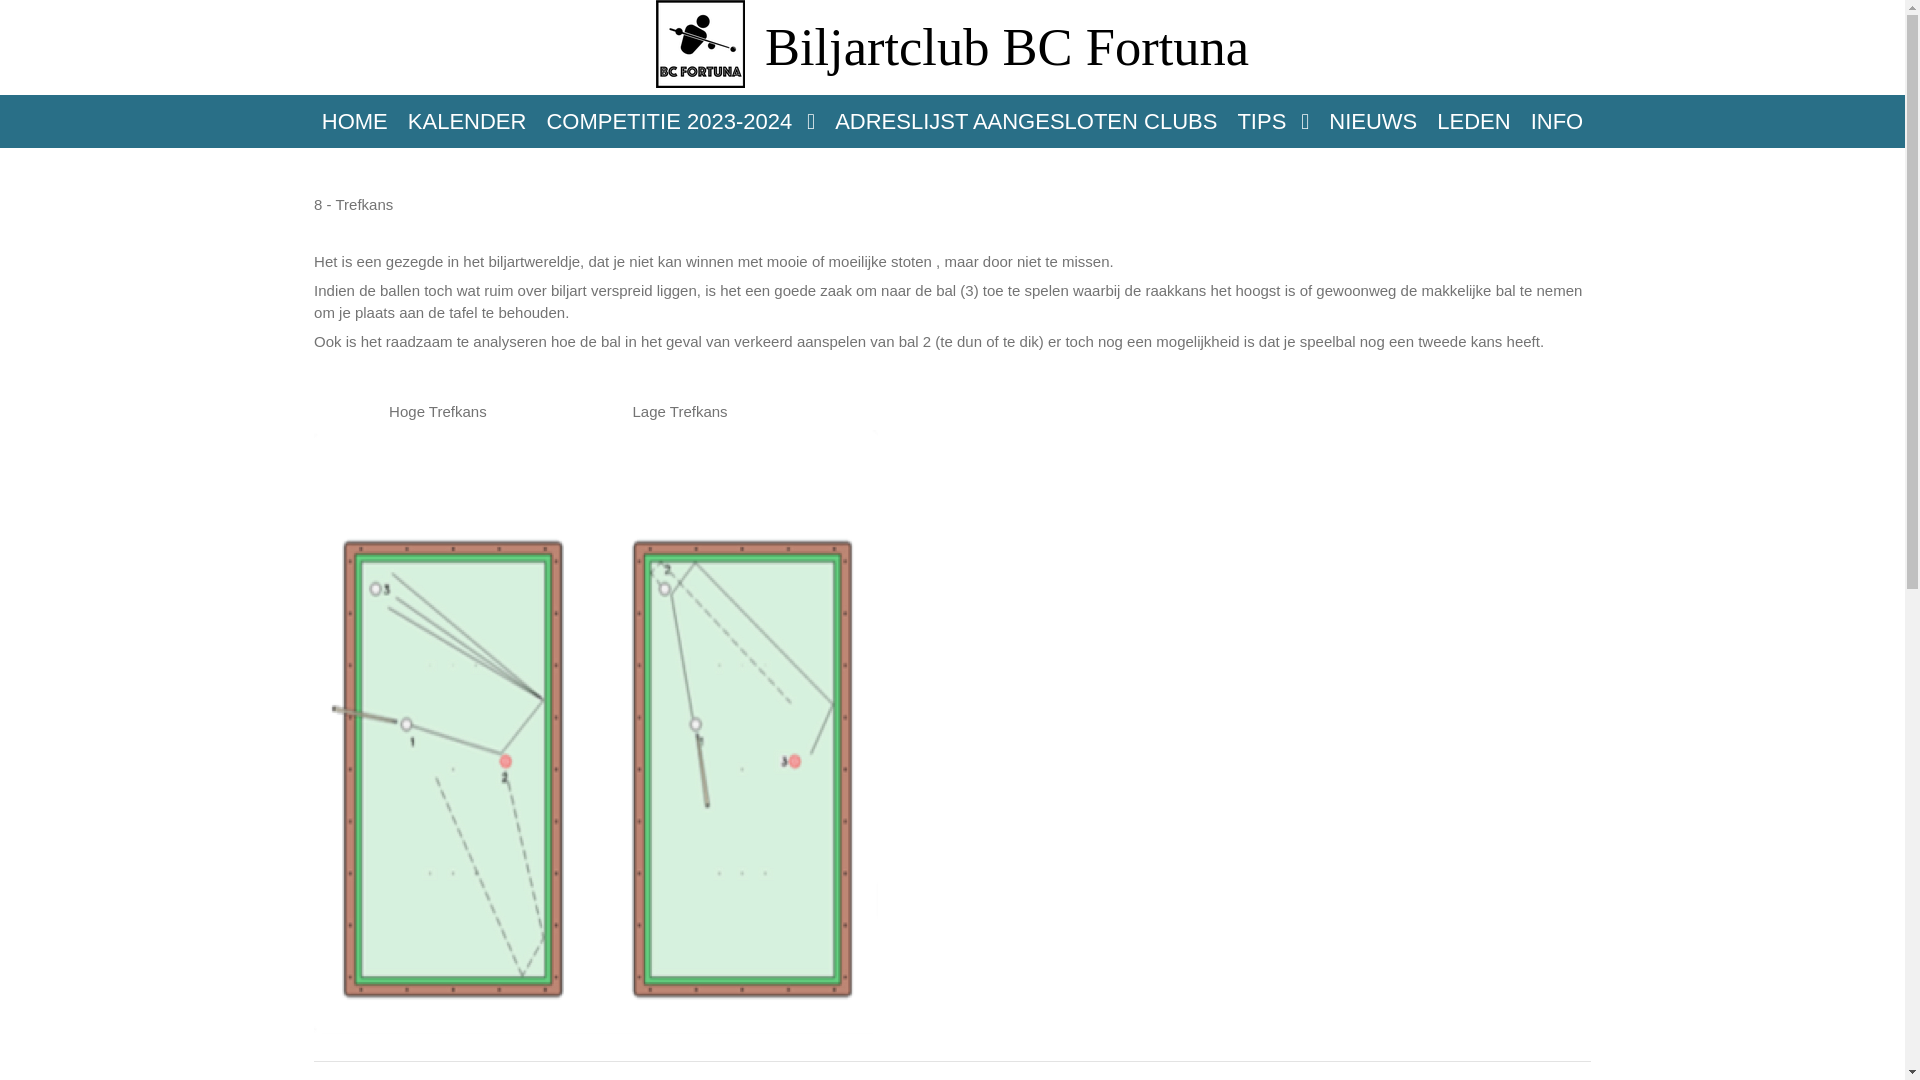  What do you see at coordinates (1371, 120) in the screenshot?
I see `'NIEUWS'` at bounding box center [1371, 120].